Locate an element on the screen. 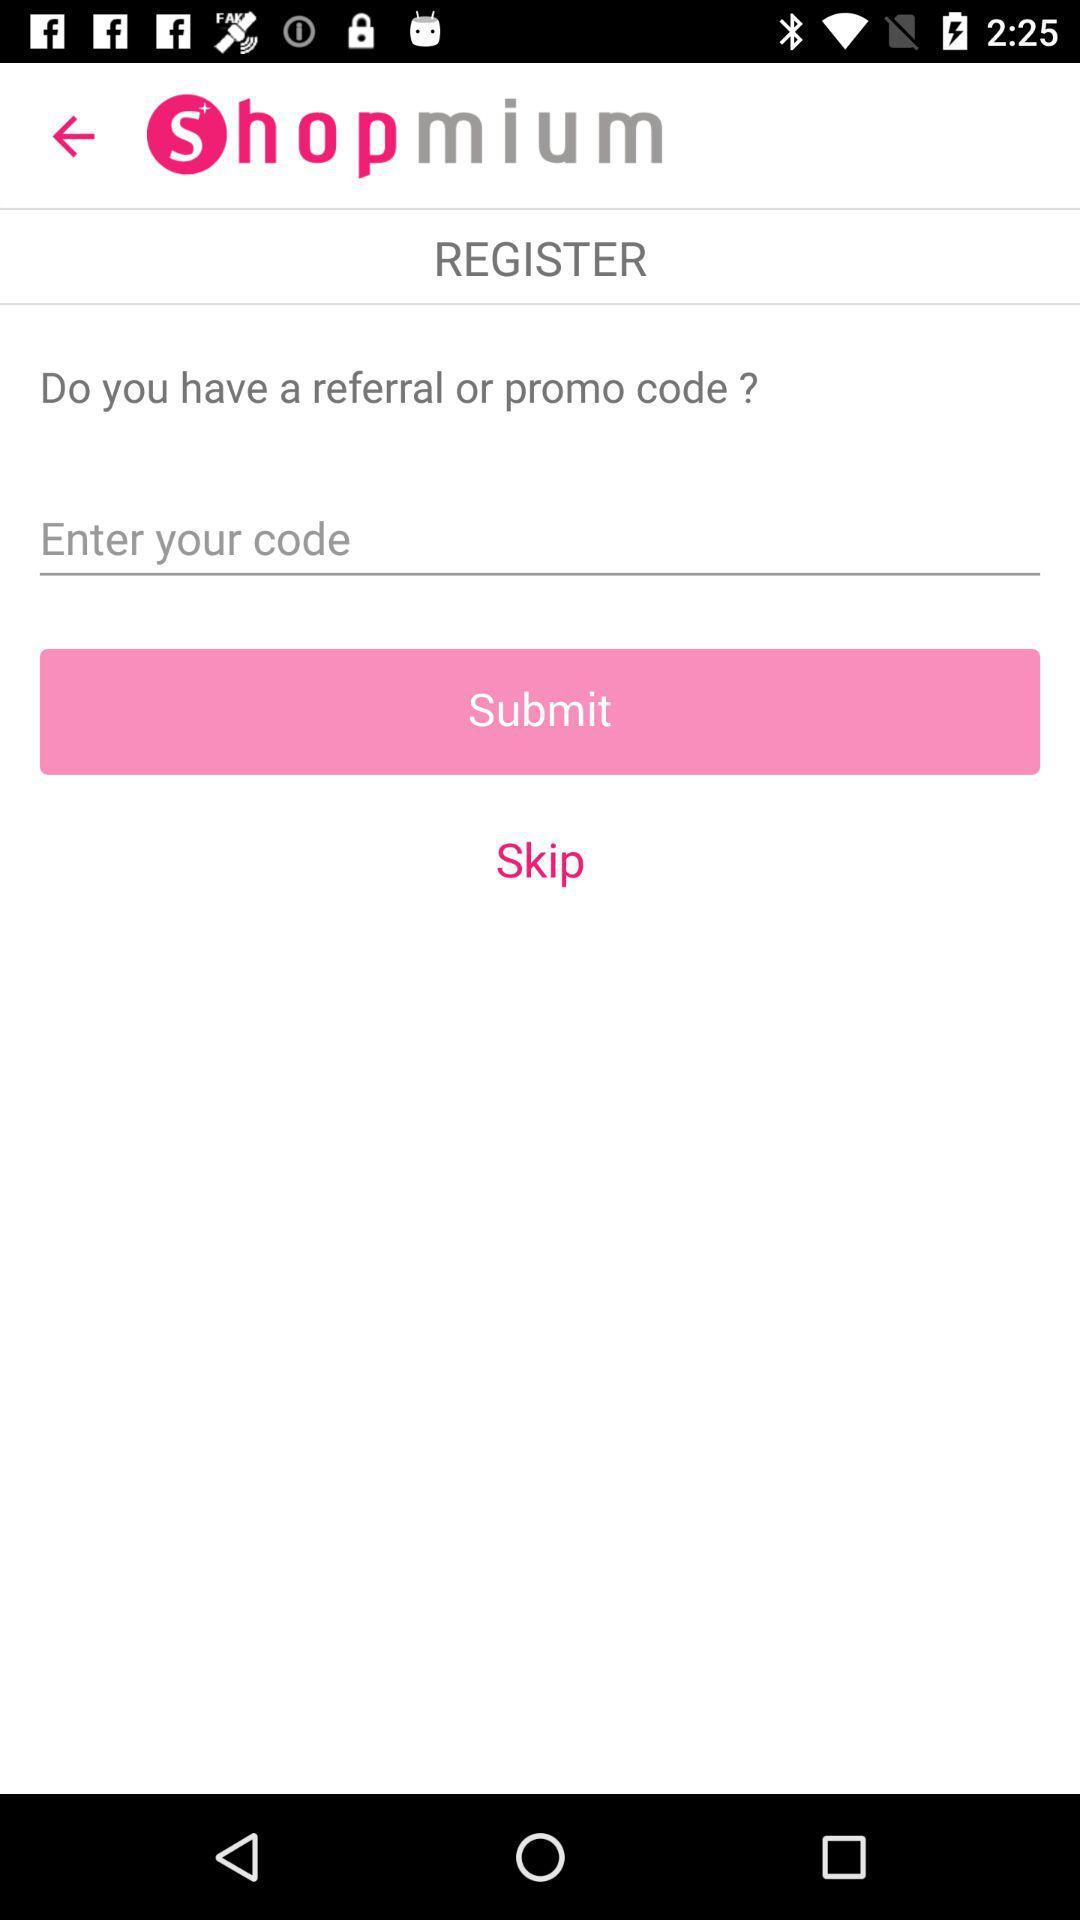 The width and height of the screenshot is (1080, 1920). the submit icon is located at coordinates (540, 711).